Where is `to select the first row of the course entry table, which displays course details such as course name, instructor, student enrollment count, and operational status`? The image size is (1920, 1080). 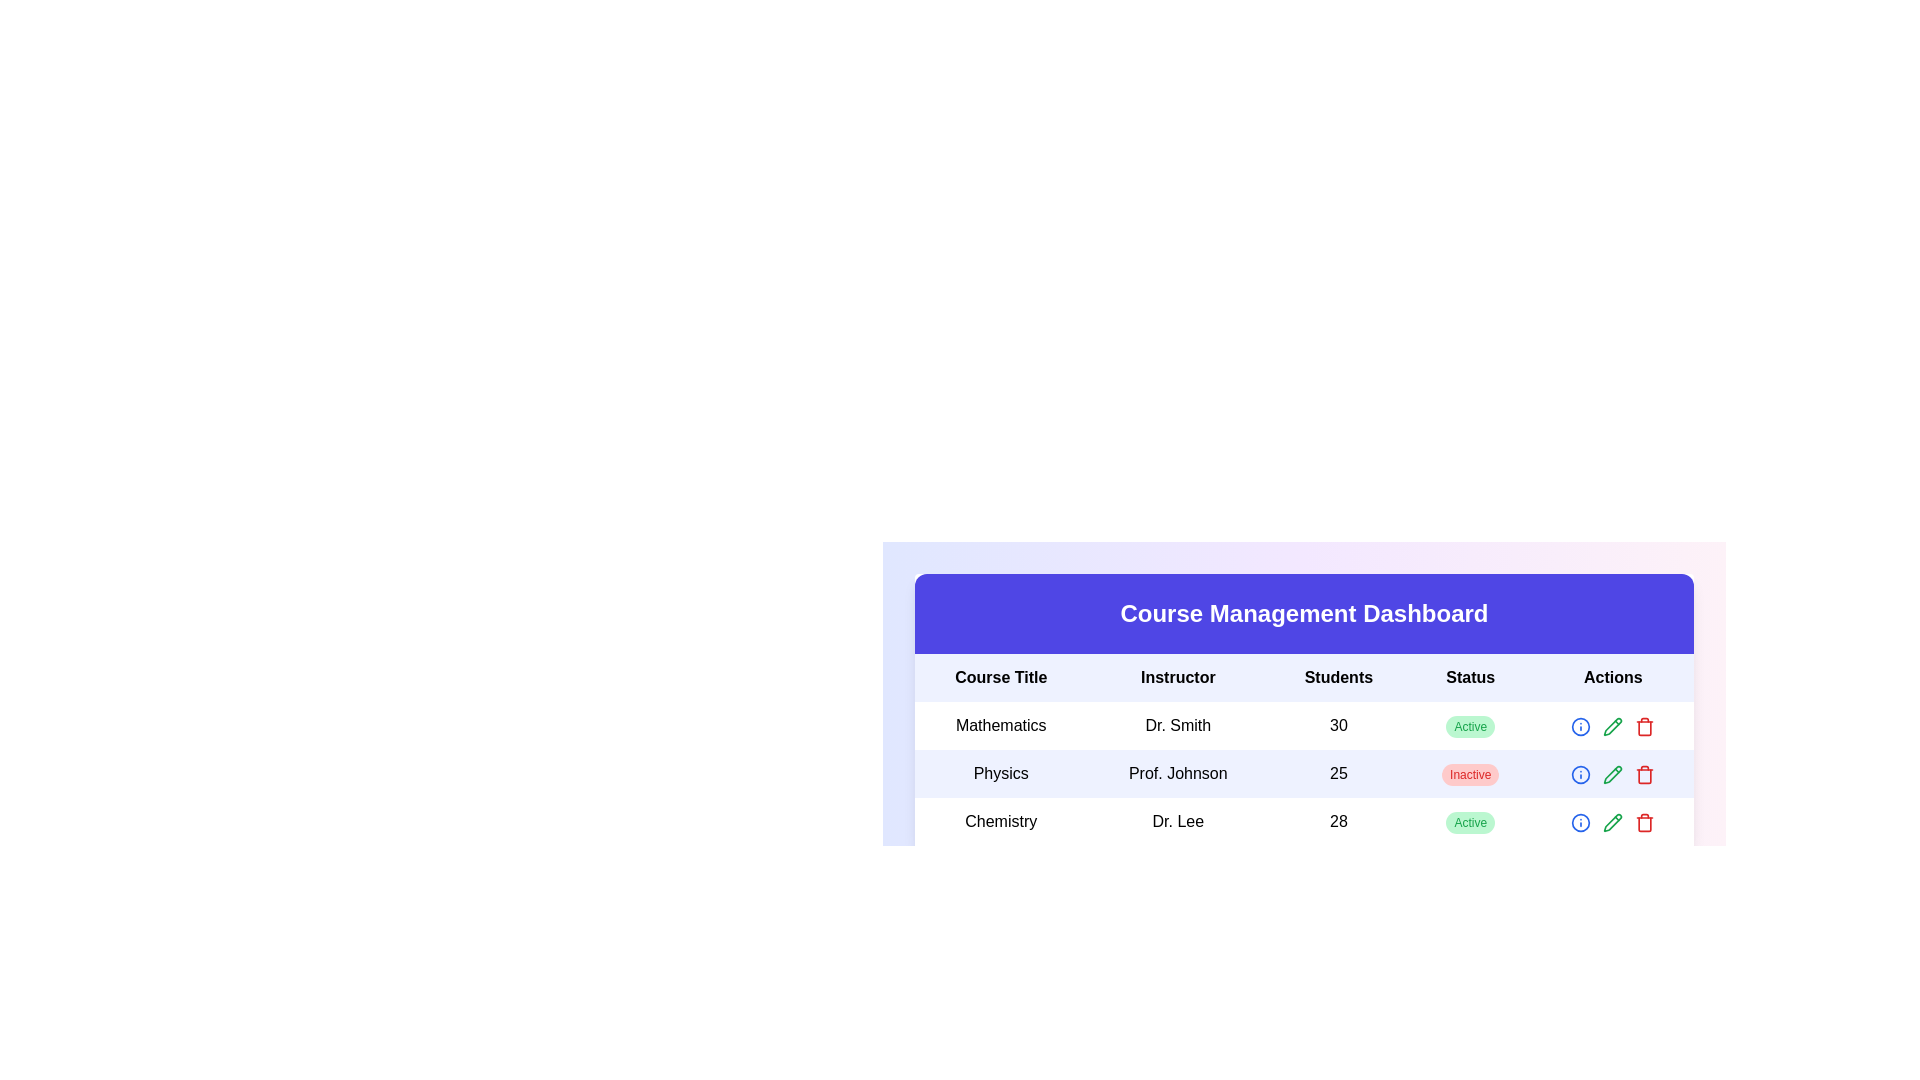 to select the first row of the course entry table, which displays course details such as course name, instructor, student enrollment count, and operational status is located at coordinates (1304, 725).